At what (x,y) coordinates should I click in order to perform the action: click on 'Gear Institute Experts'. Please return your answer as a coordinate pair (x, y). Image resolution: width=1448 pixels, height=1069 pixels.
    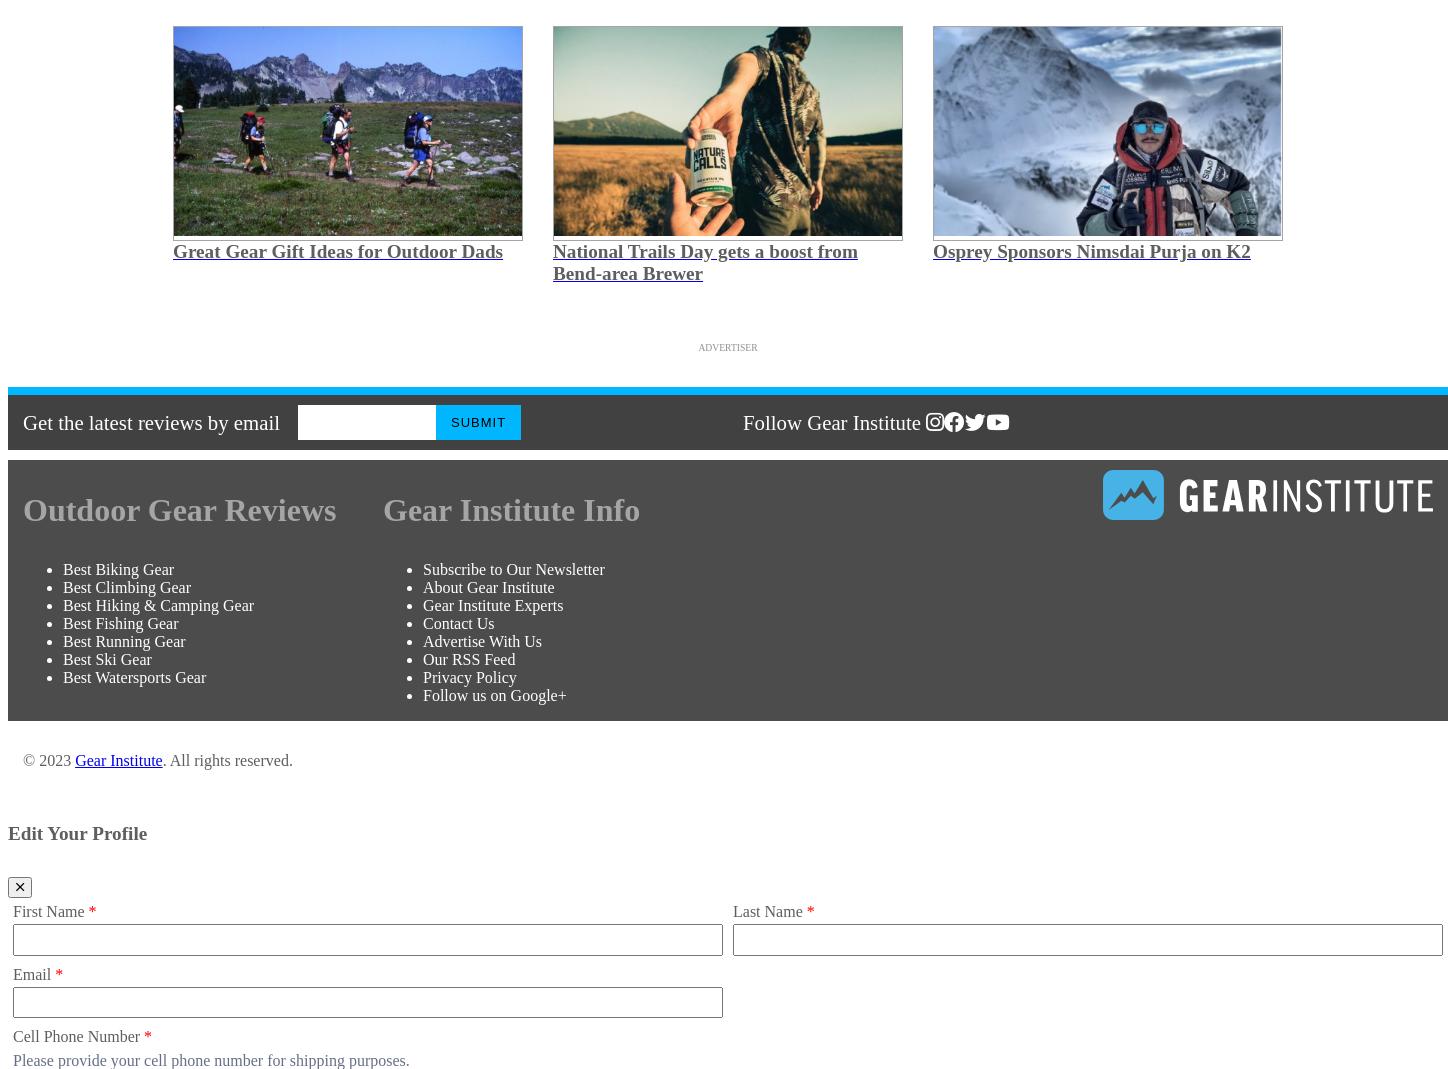
    Looking at the image, I should click on (492, 604).